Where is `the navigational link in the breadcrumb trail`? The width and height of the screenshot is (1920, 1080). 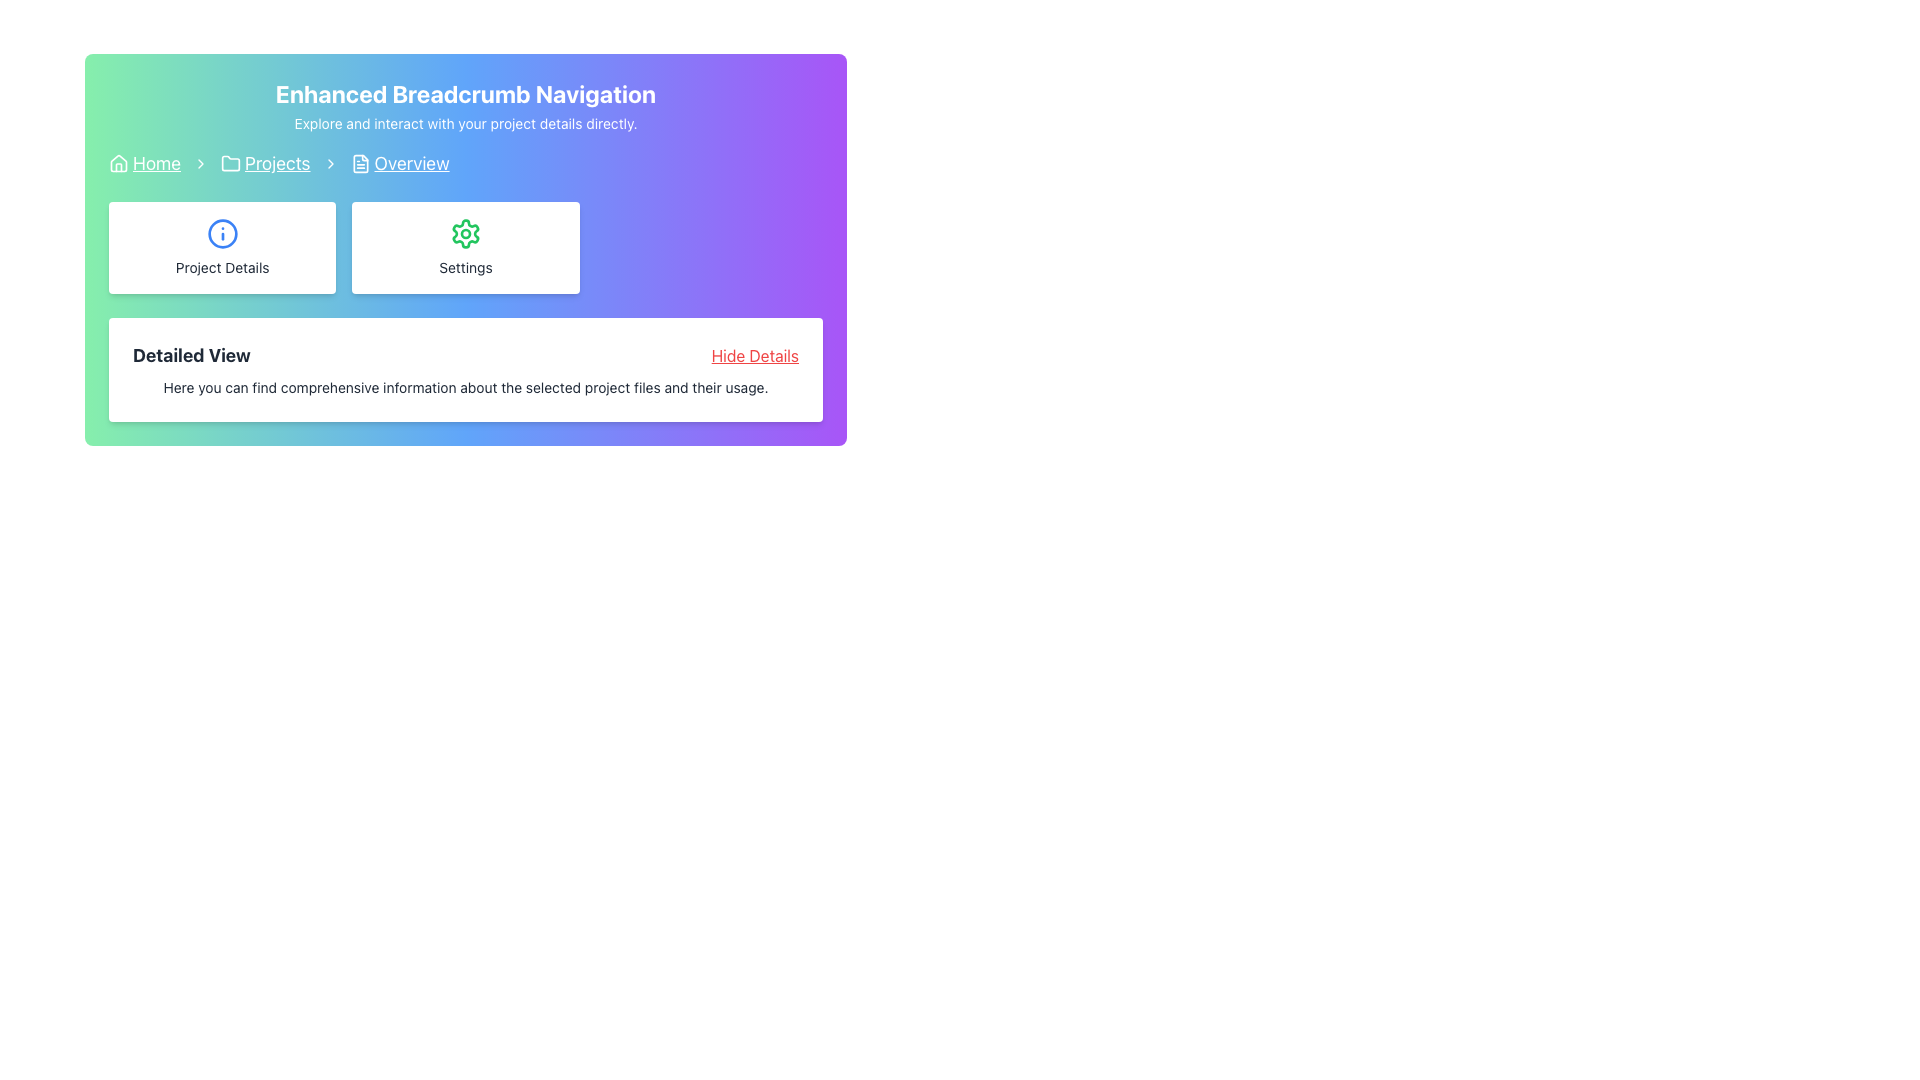 the navigational link in the breadcrumb trail is located at coordinates (400, 163).